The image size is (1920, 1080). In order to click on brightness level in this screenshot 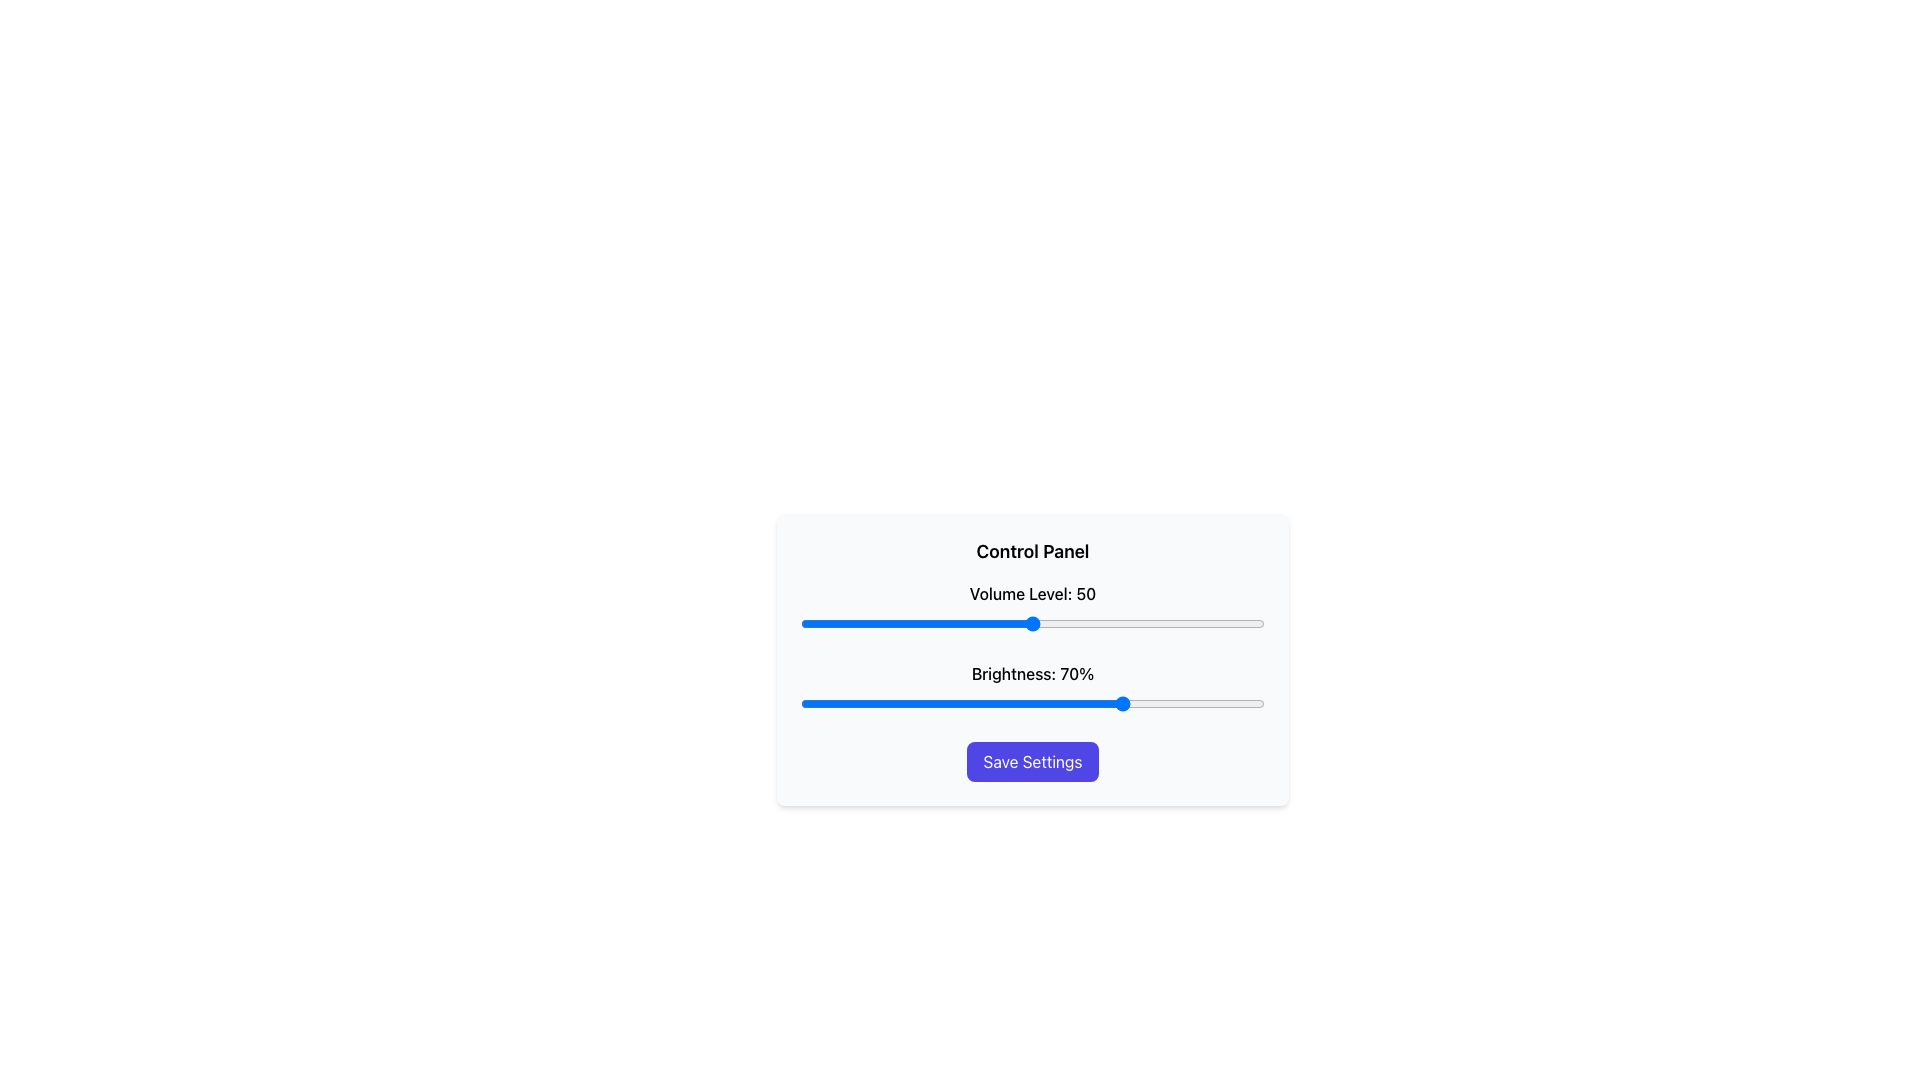, I will do `click(1195, 703)`.